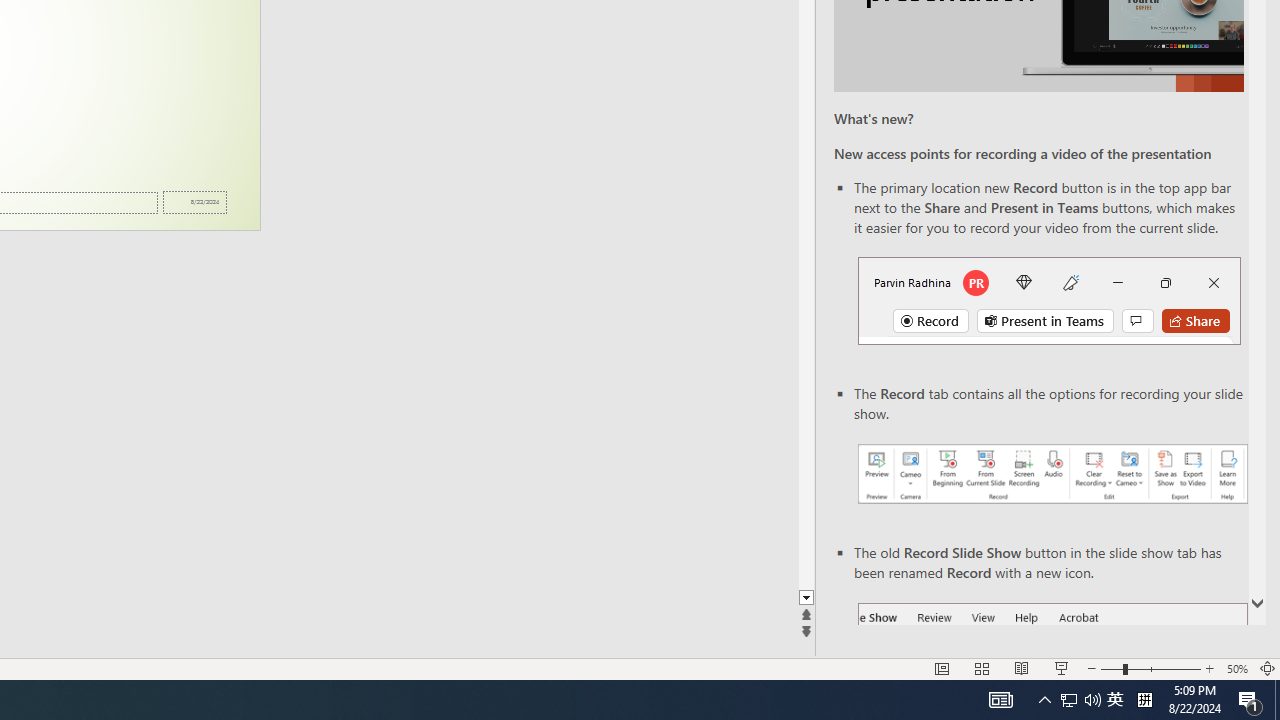  What do you see at coordinates (982, 669) in the screenshot?
I see `'Slide Sorter'` at bounding box center [982, 669].